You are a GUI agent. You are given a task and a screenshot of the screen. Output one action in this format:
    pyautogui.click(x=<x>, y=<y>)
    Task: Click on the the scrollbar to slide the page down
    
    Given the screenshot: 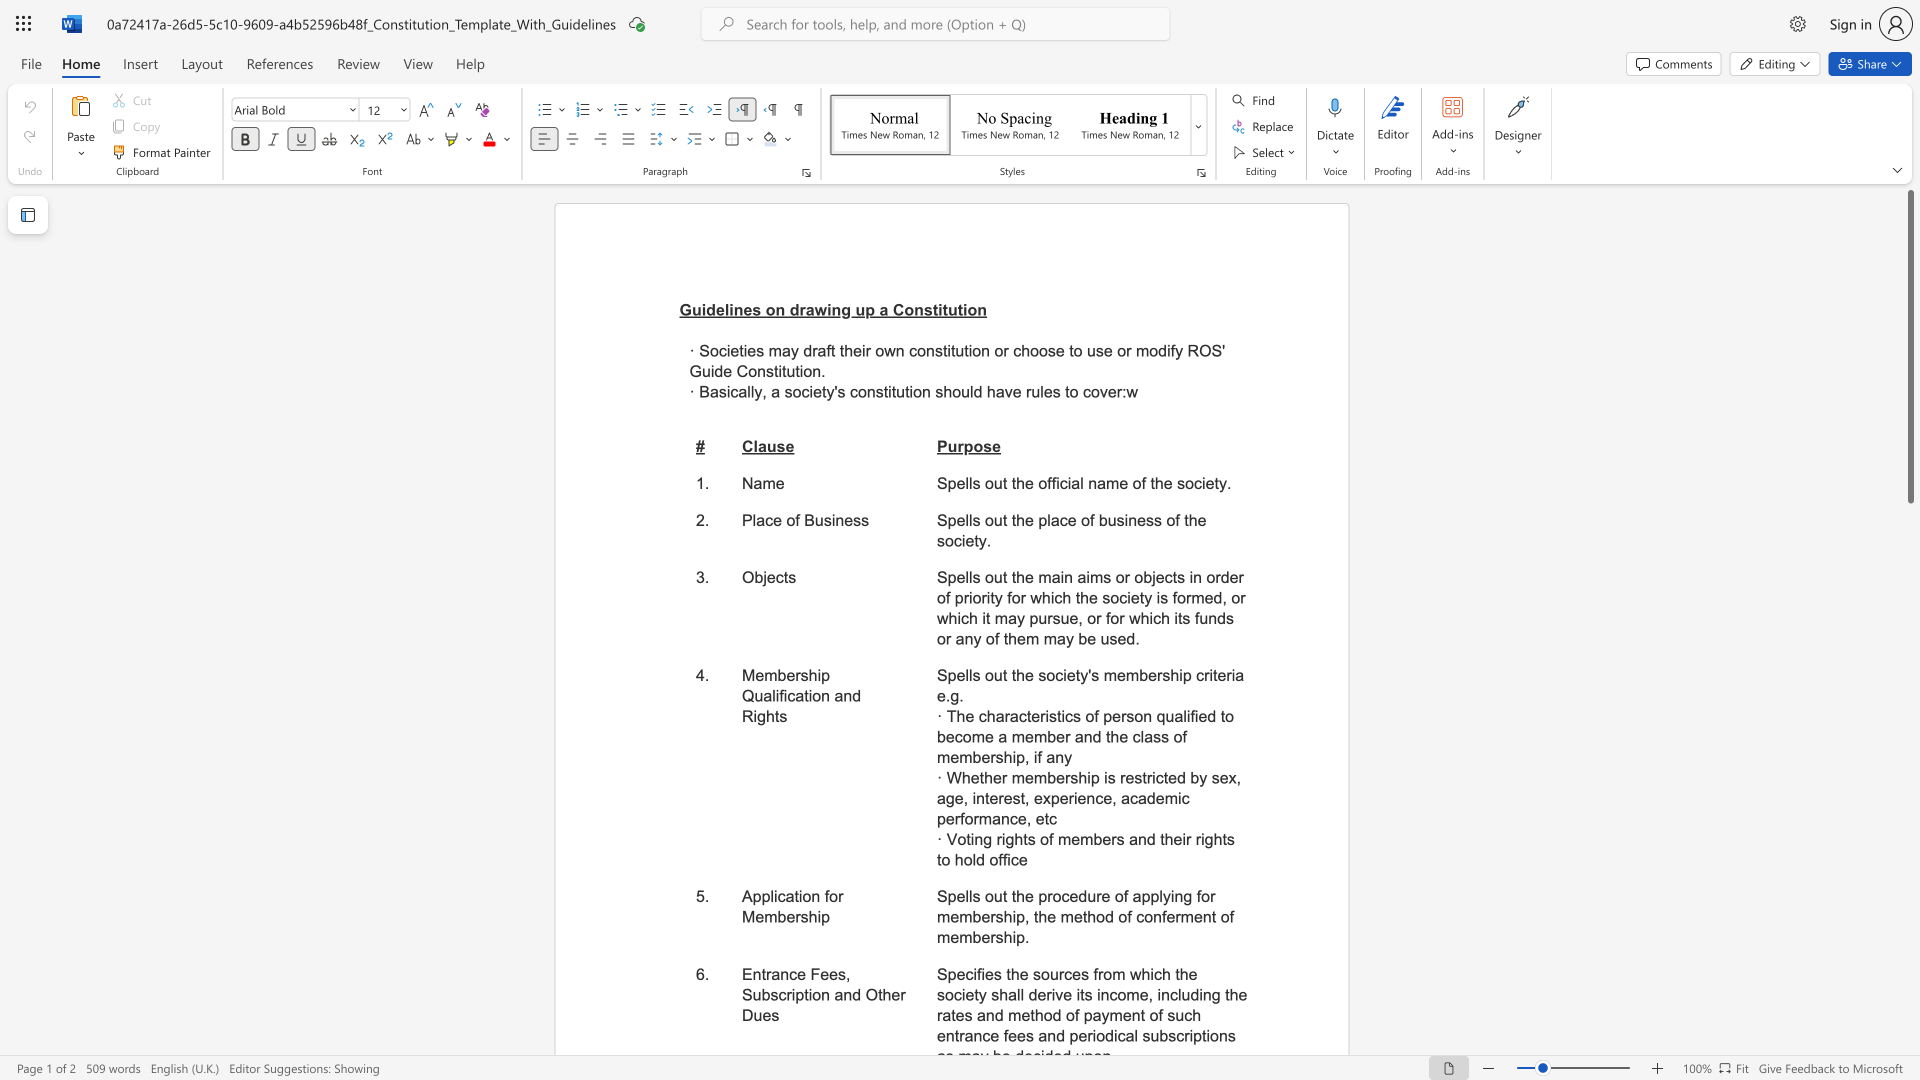 What is the action you would take?
    pyautogui.click(x=1909, y=990)
    